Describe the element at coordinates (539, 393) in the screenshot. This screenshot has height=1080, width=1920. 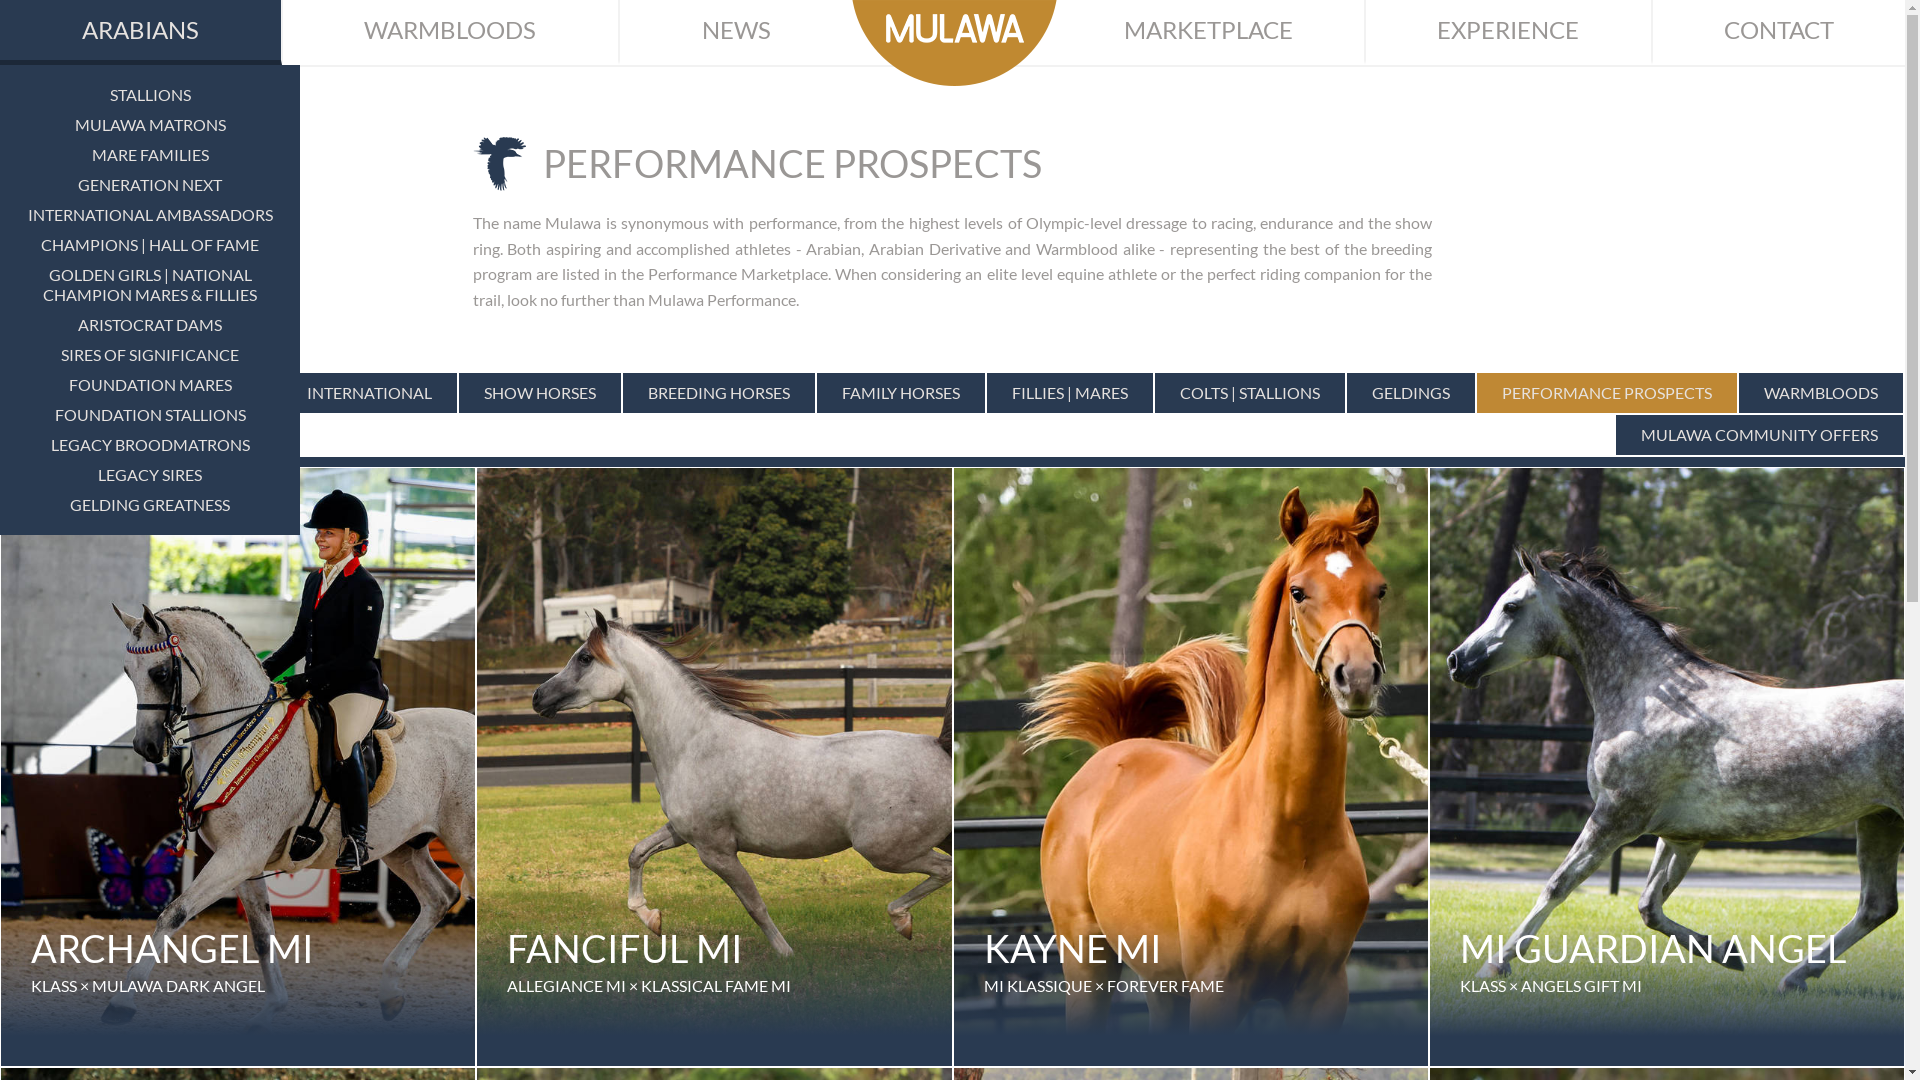
I see `'SHOW HORSES'` at that location.